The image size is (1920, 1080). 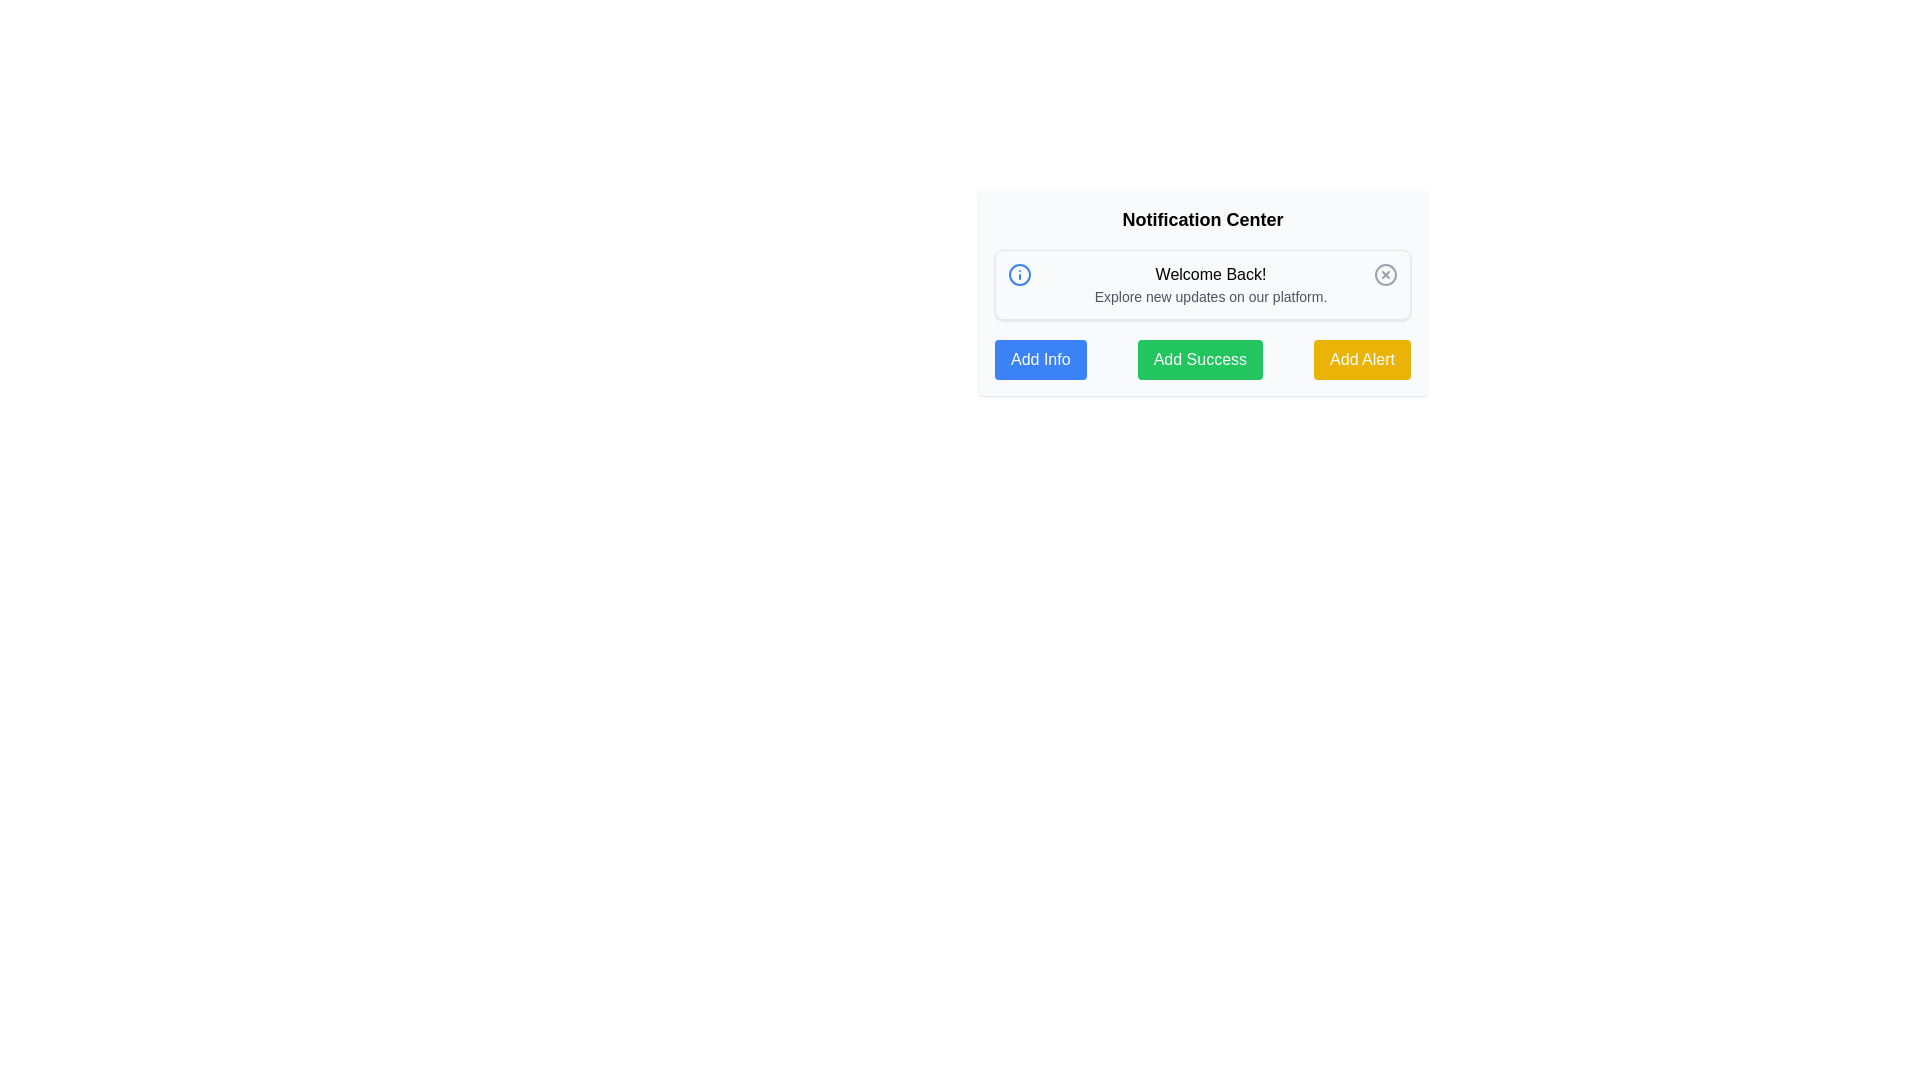 I want to click on the third button in the horizontal row below the 'Notification Center' card, so click(x=1361, y=358).